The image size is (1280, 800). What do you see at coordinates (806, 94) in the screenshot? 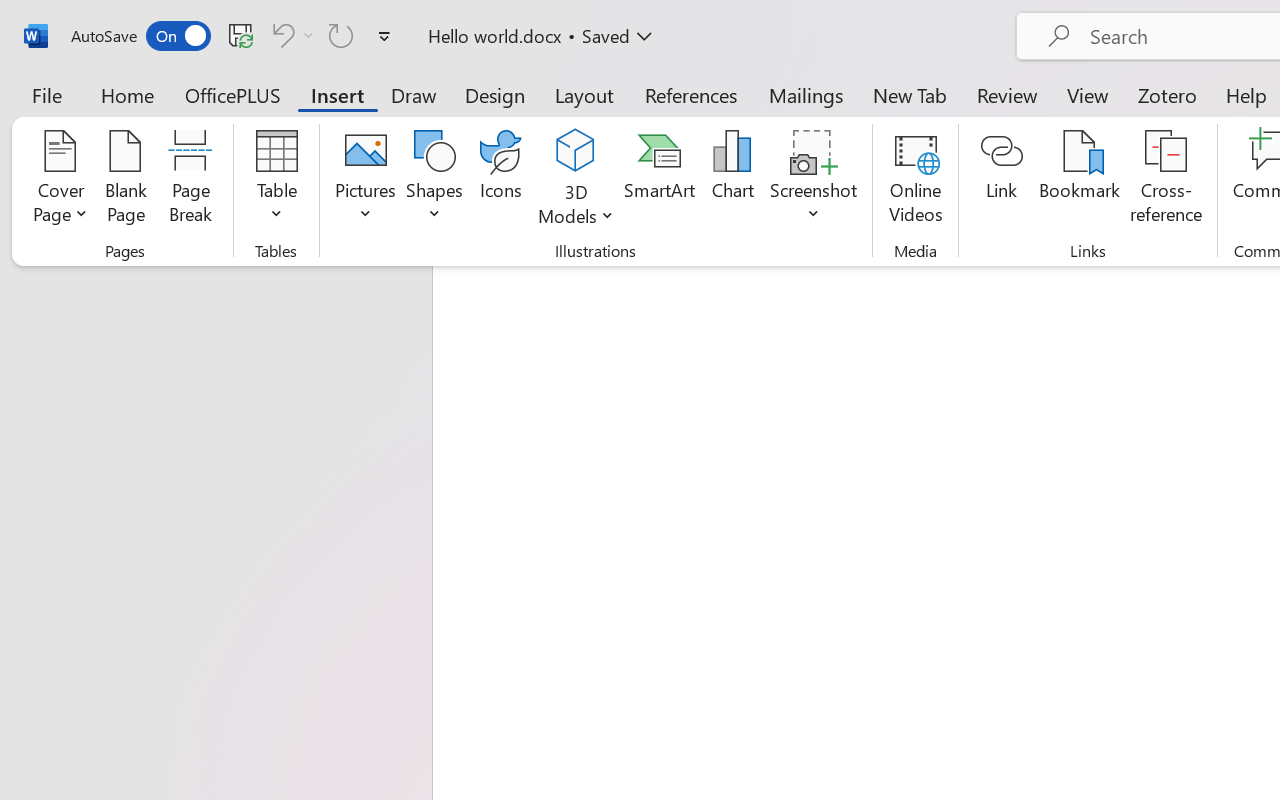
I see `'Mailings'` at bounding box center [806, 94].